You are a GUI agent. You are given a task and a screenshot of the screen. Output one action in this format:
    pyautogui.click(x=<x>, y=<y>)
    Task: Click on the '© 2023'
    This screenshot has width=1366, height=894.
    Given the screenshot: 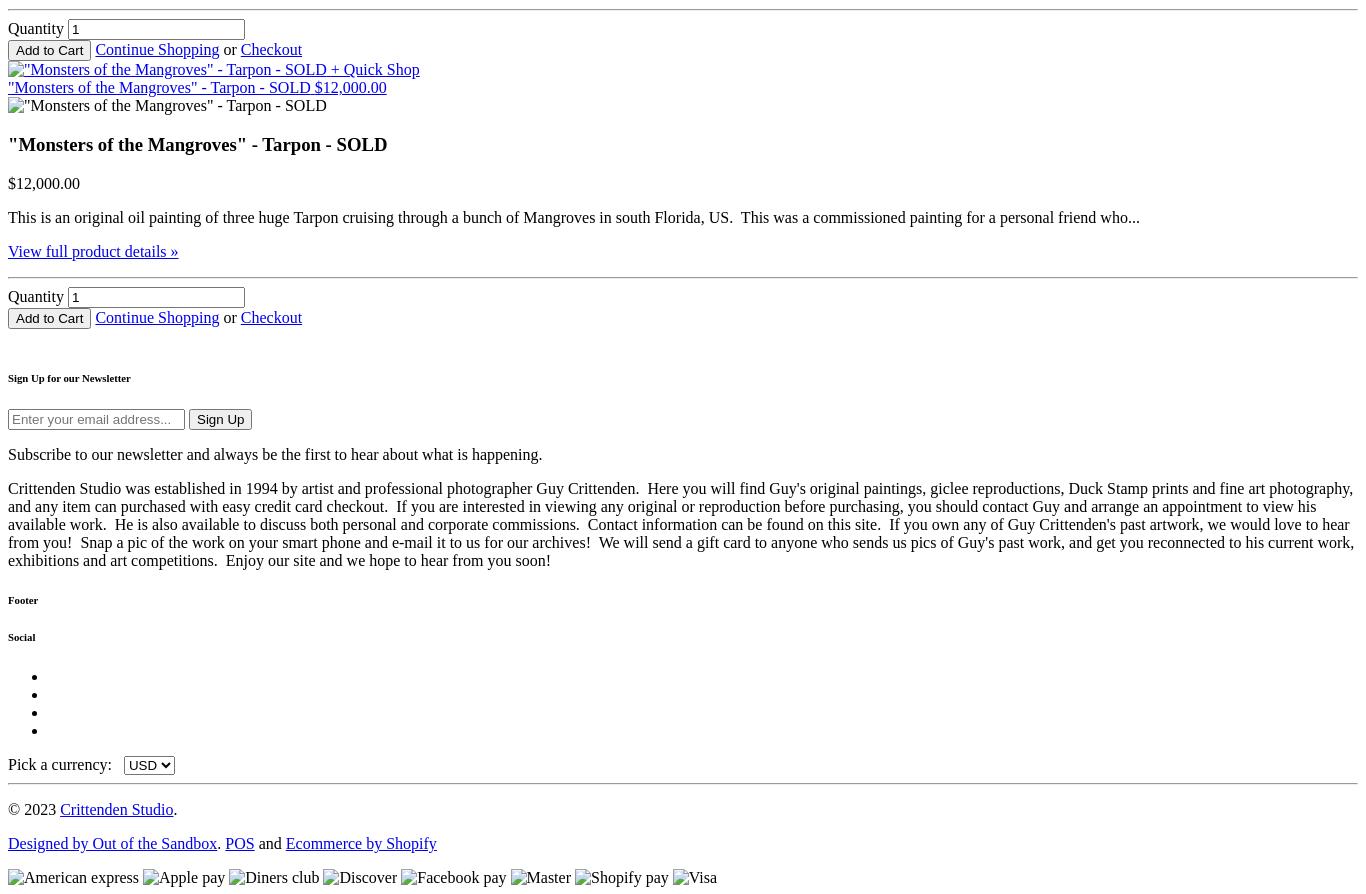 What is the action you would take?
    pyautogui.click(x=34, y=808)
    